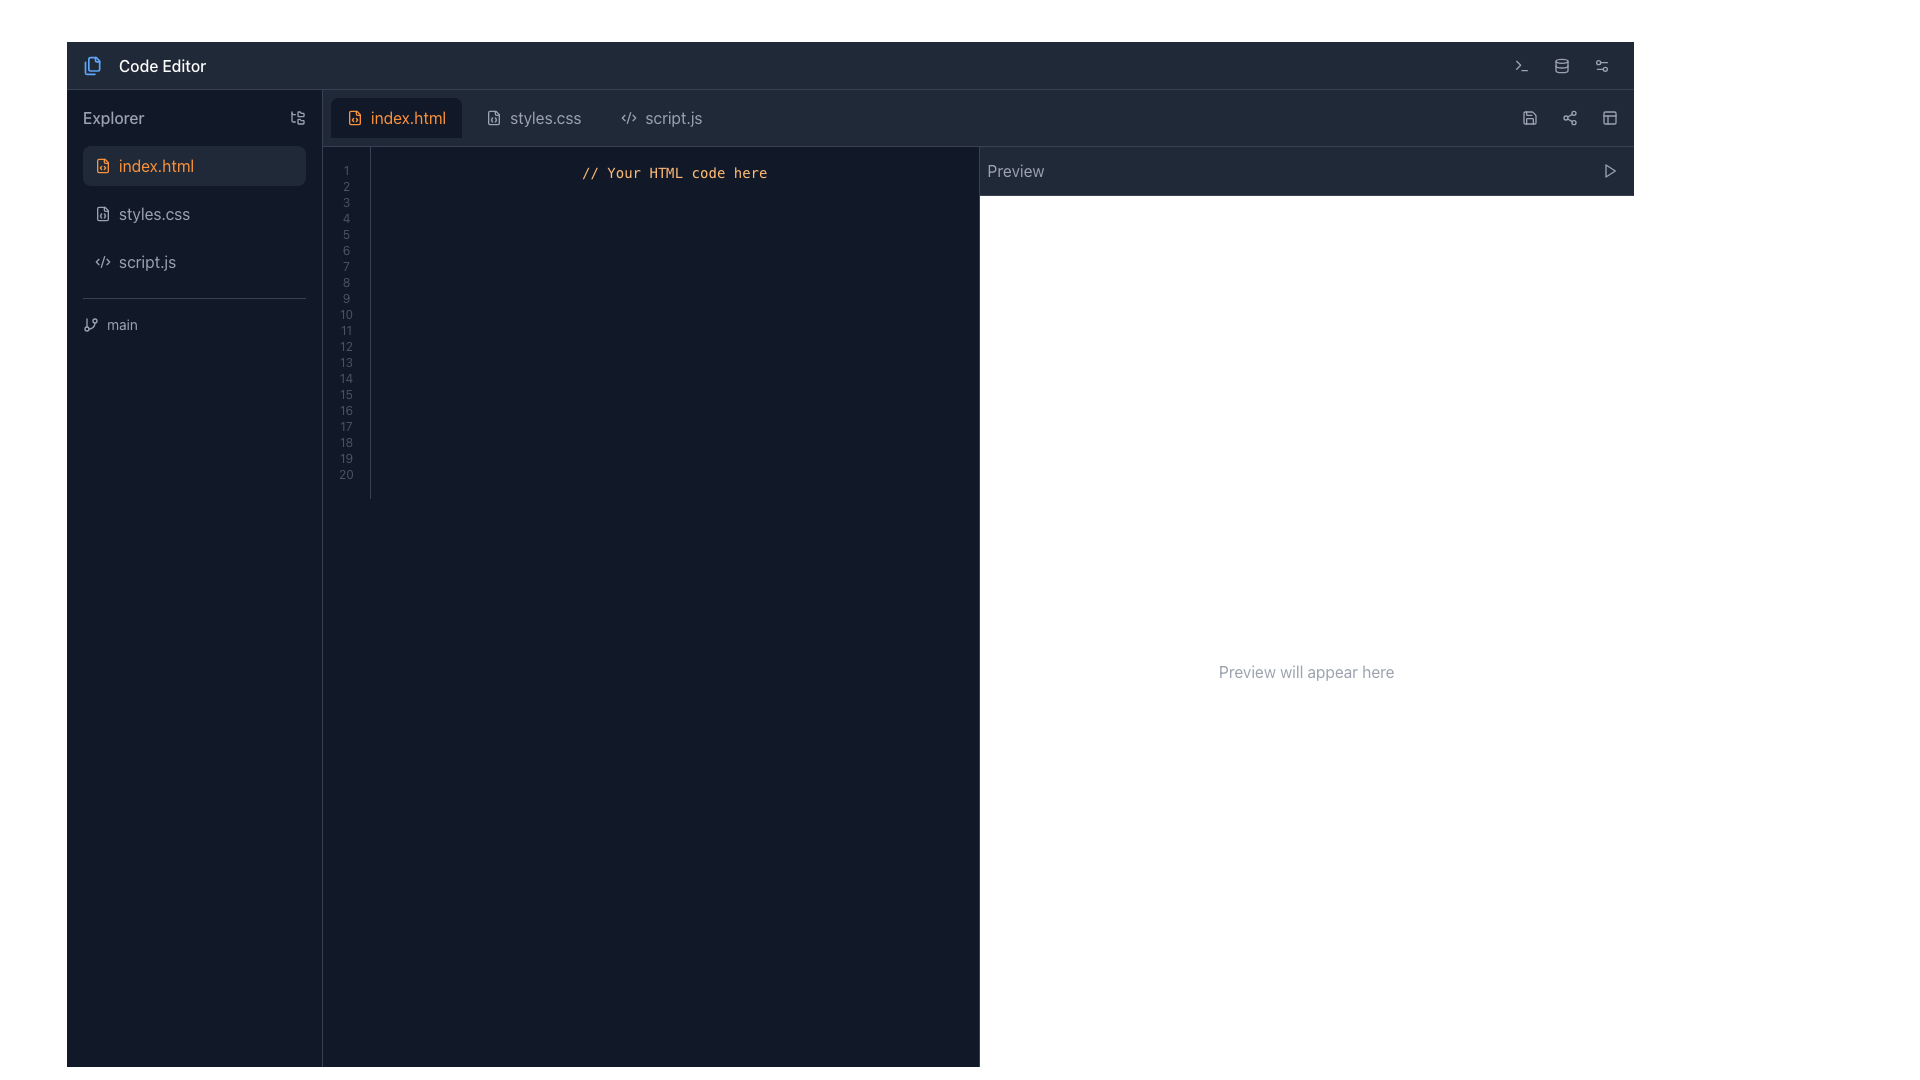 This screenshot has height=1080, width=1920. Describe the element at coordinates (101, 261) in the screenshot. I see `the XML code-like icon representing the 'script.js' file in the sidebar` at that location.